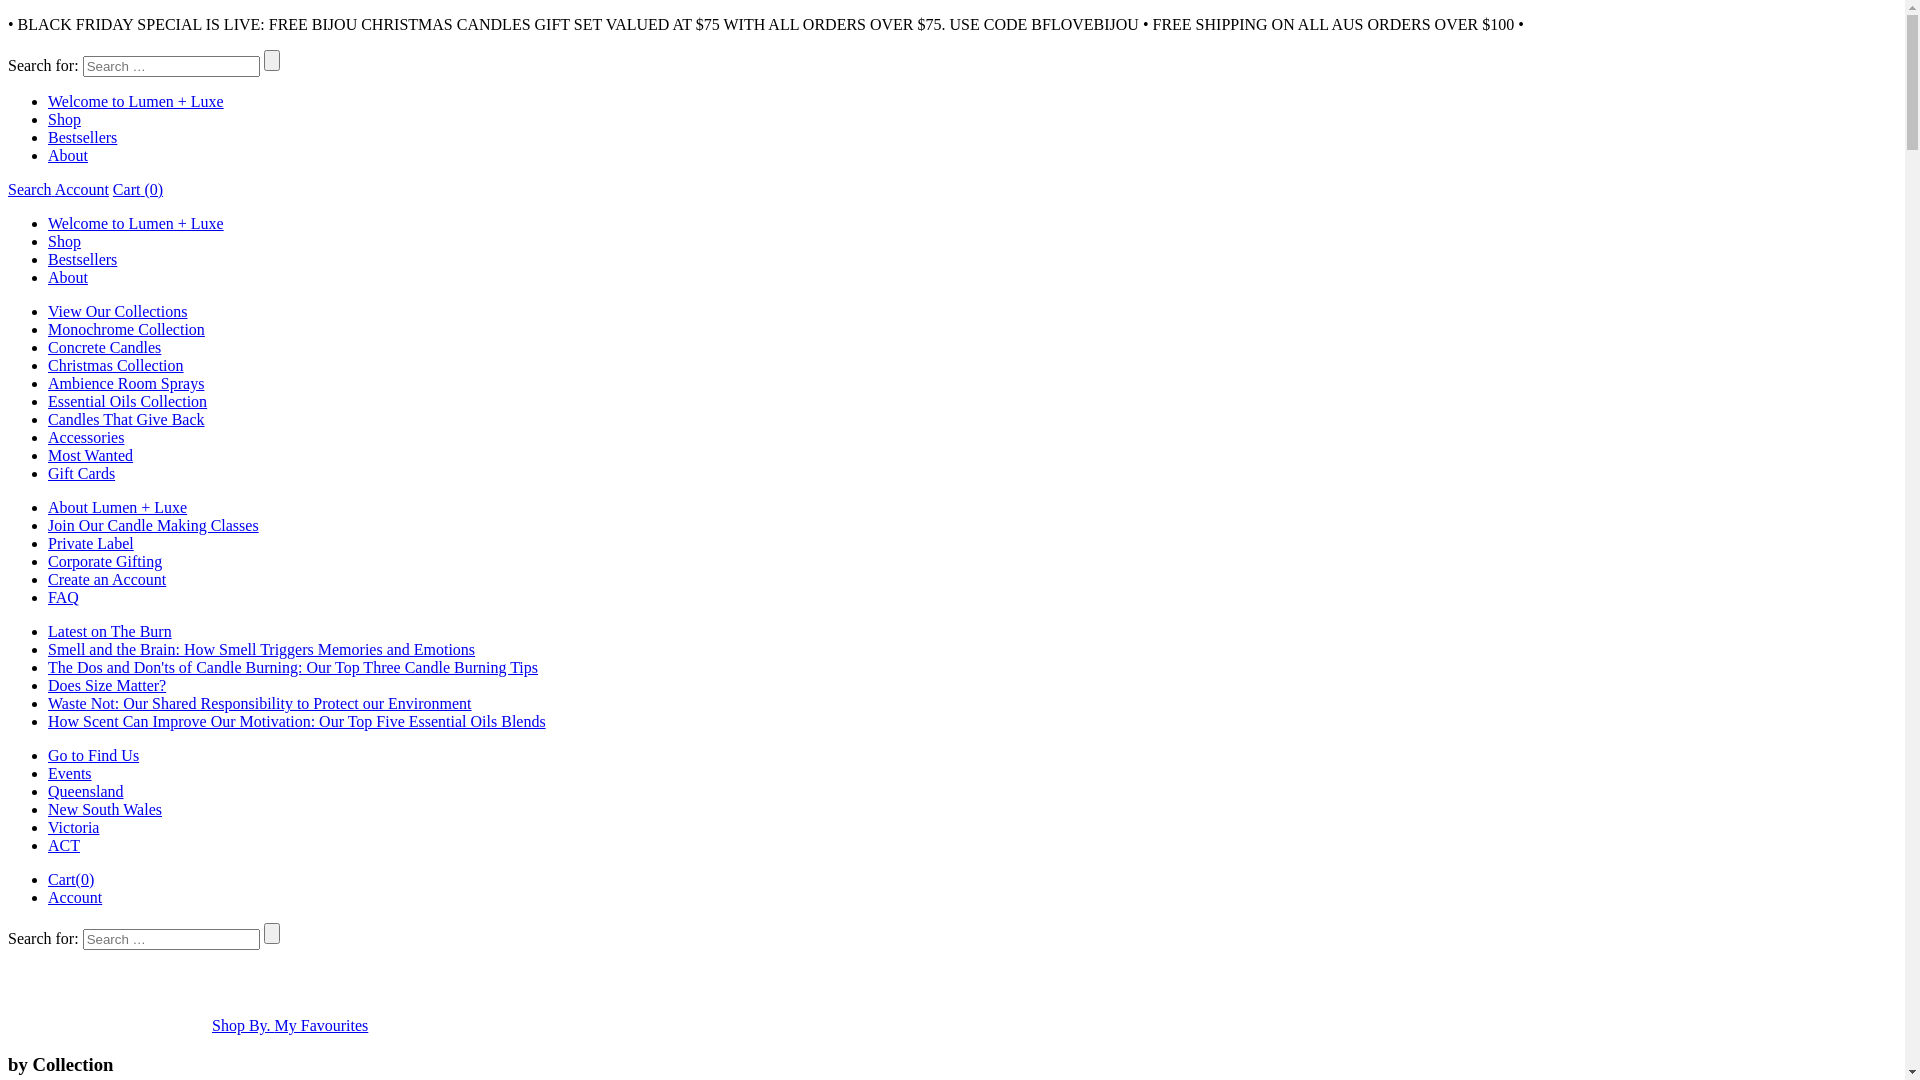 This screenshot has height=1080, width=1920. Describe the element at coordinates (48, 631) in the screenshot. I see `'Latest on The Burn'` at that location.